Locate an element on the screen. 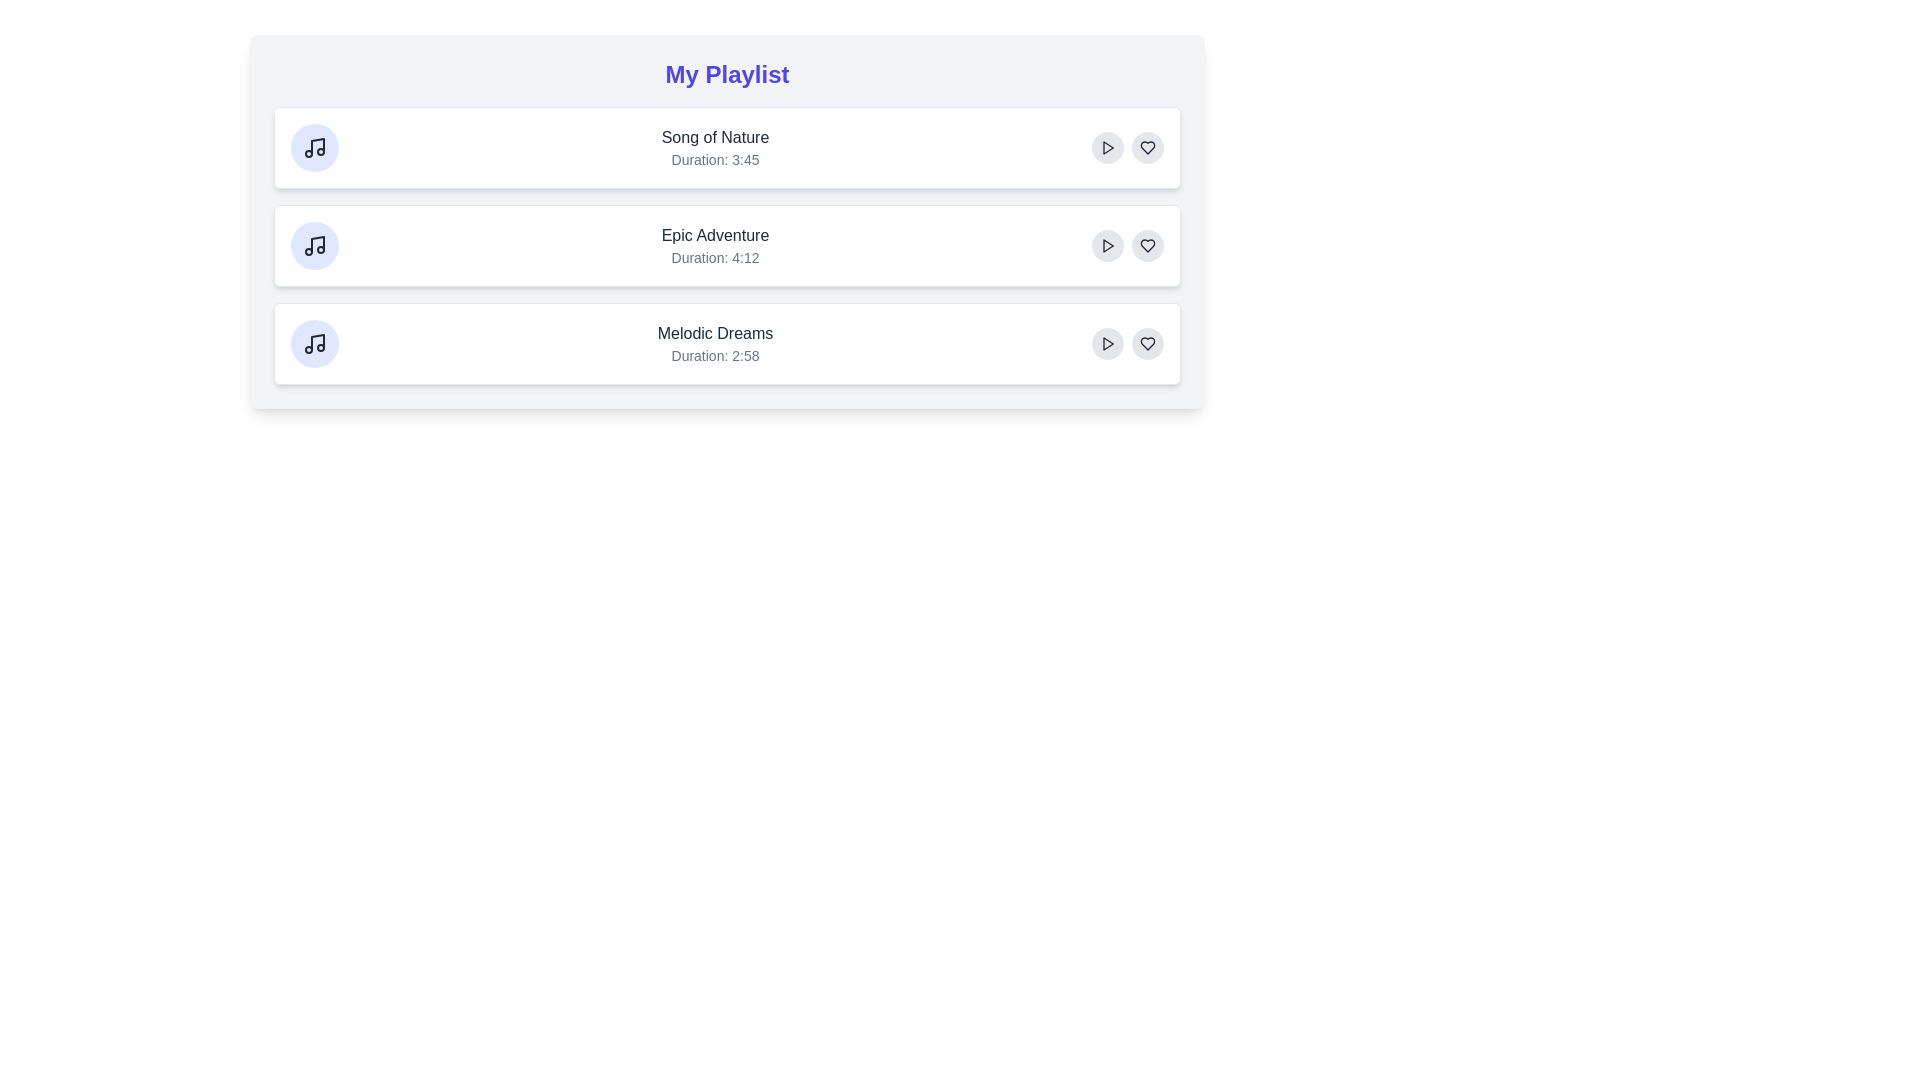 This screenshot has width=1920, height=1080. the track Song of Nature from the playlist is located at coordinates (726, 146).